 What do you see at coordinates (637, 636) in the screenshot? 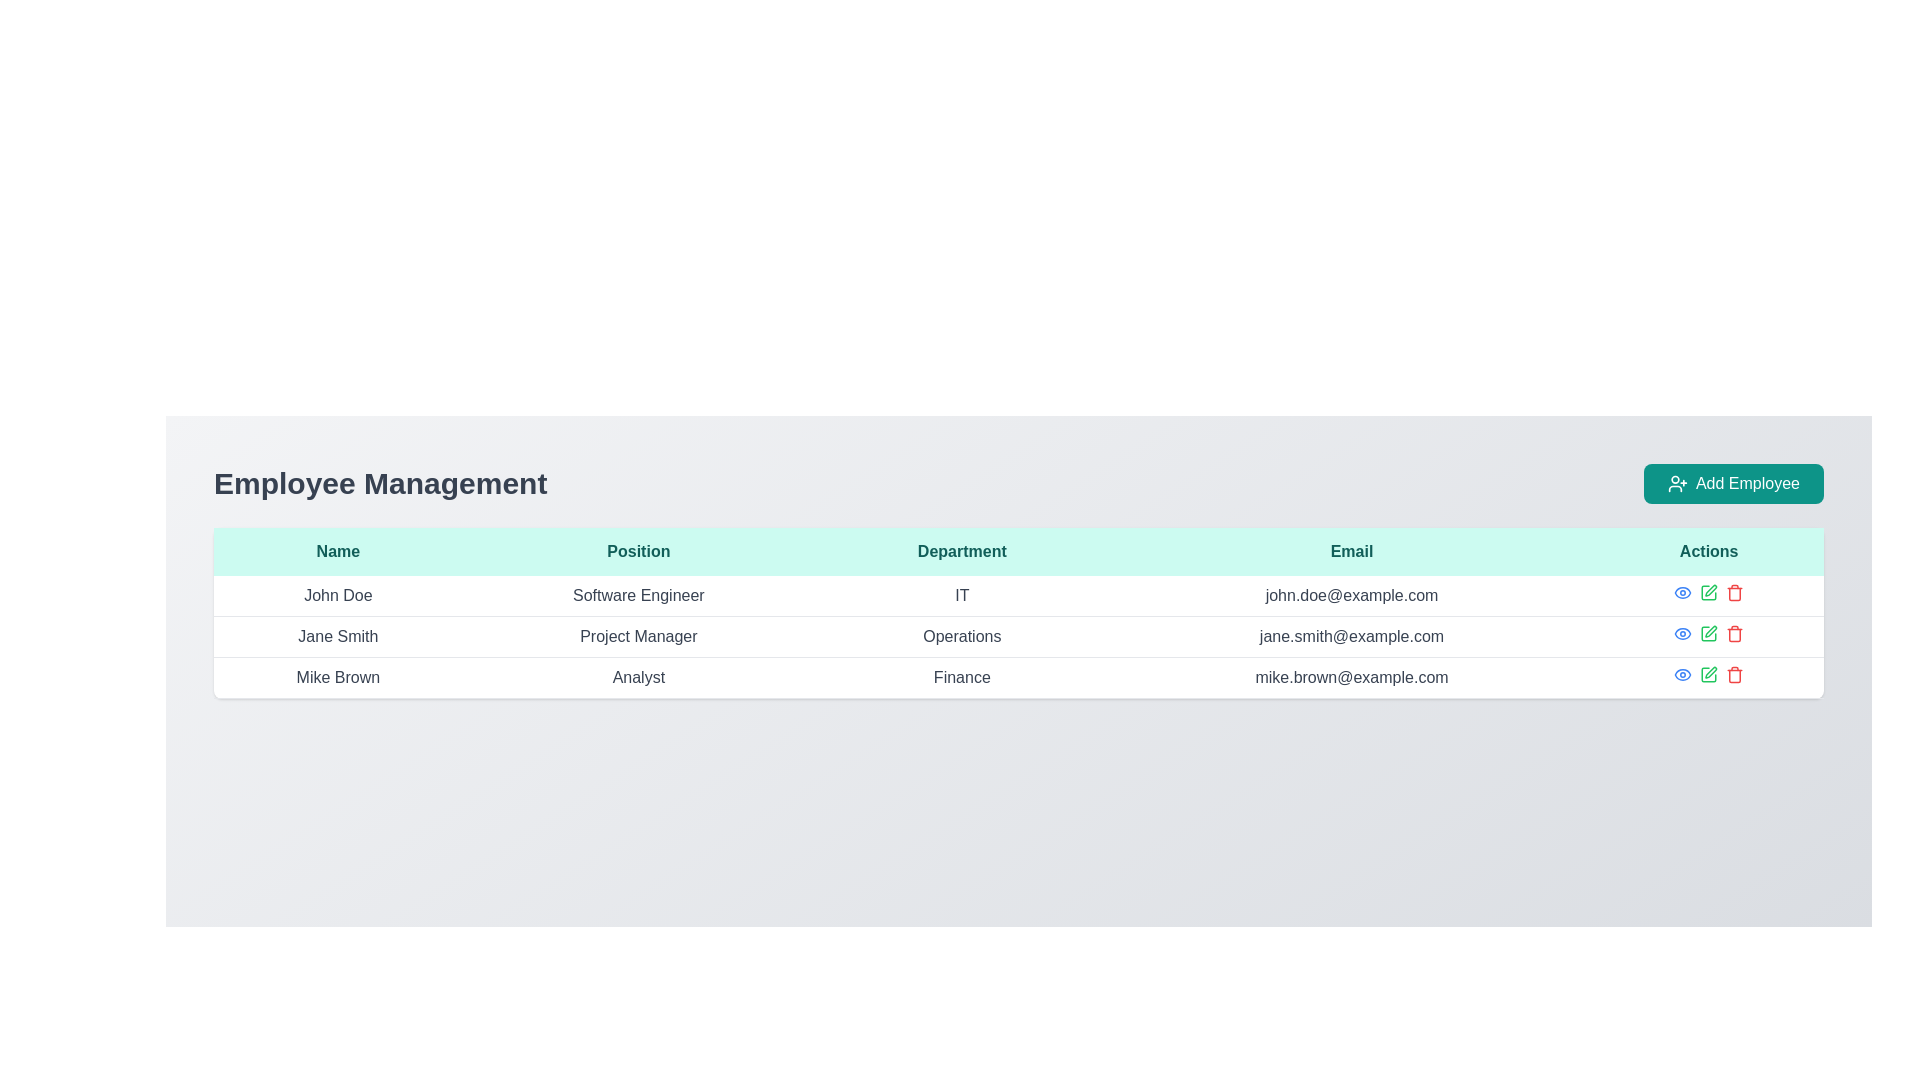
I see `the static text label displaying the job title 'Project Manager' for the employee 'Jane Smith', located in the second row of the table under the 'Position' column` at bounding box center [637, 636].